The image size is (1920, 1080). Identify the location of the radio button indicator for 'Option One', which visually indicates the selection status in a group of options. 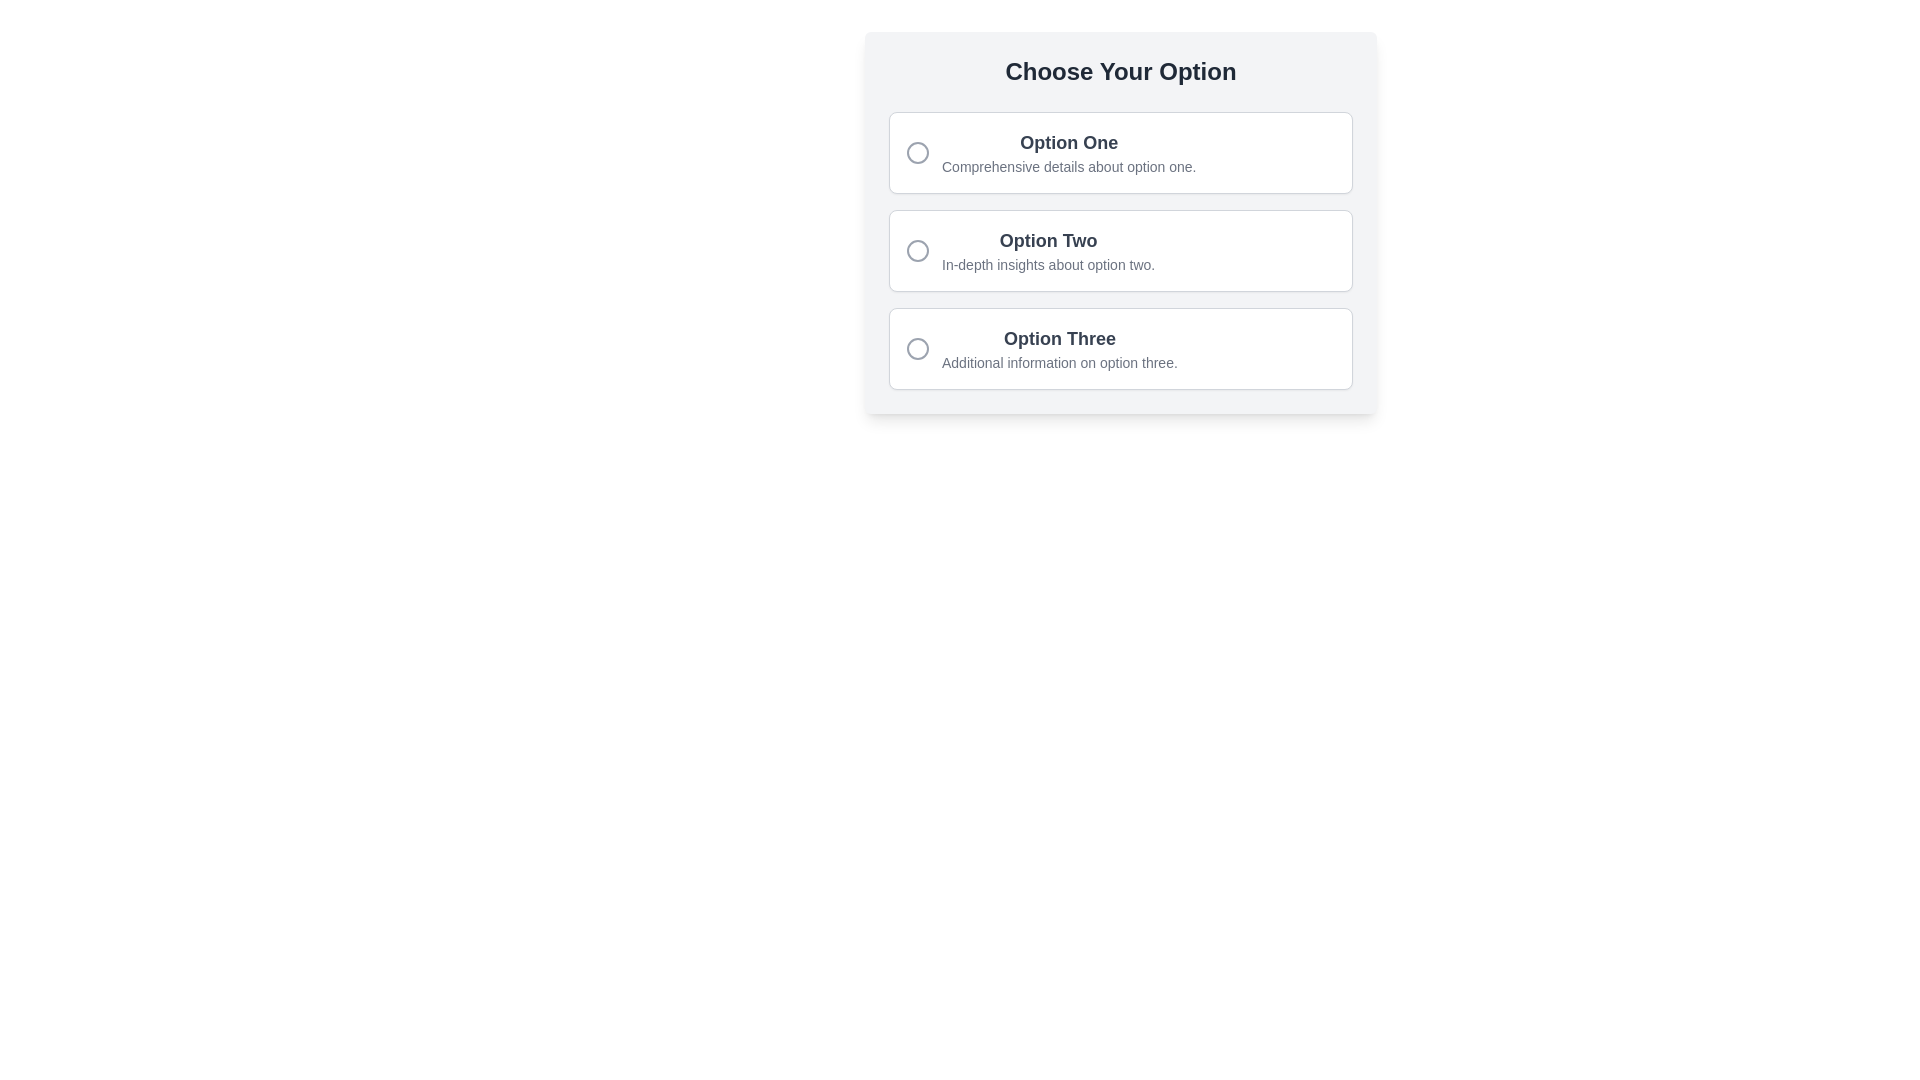
(916, 152).